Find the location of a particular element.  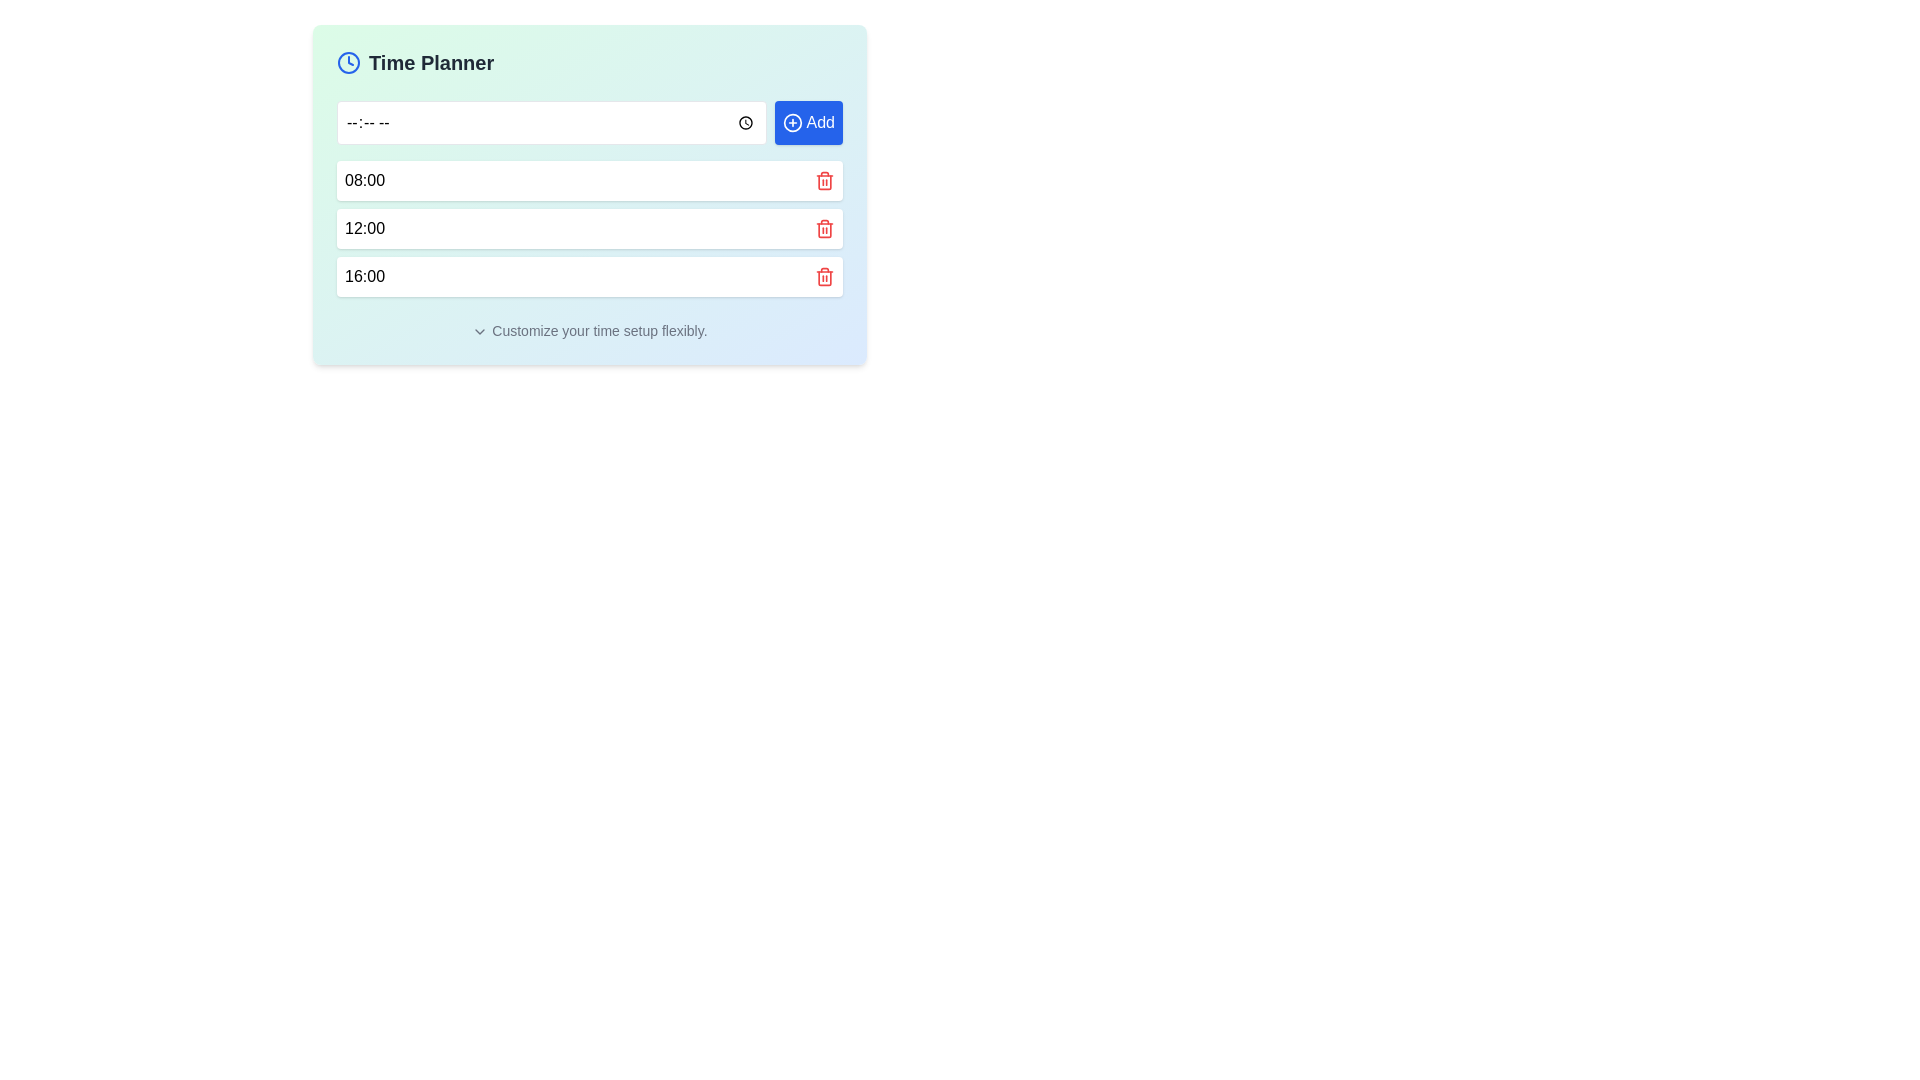

the tooltip of the downward-facing chevron icon located near the text 'Customize your time setup flexibly.' is located at coordinates (480, 331).